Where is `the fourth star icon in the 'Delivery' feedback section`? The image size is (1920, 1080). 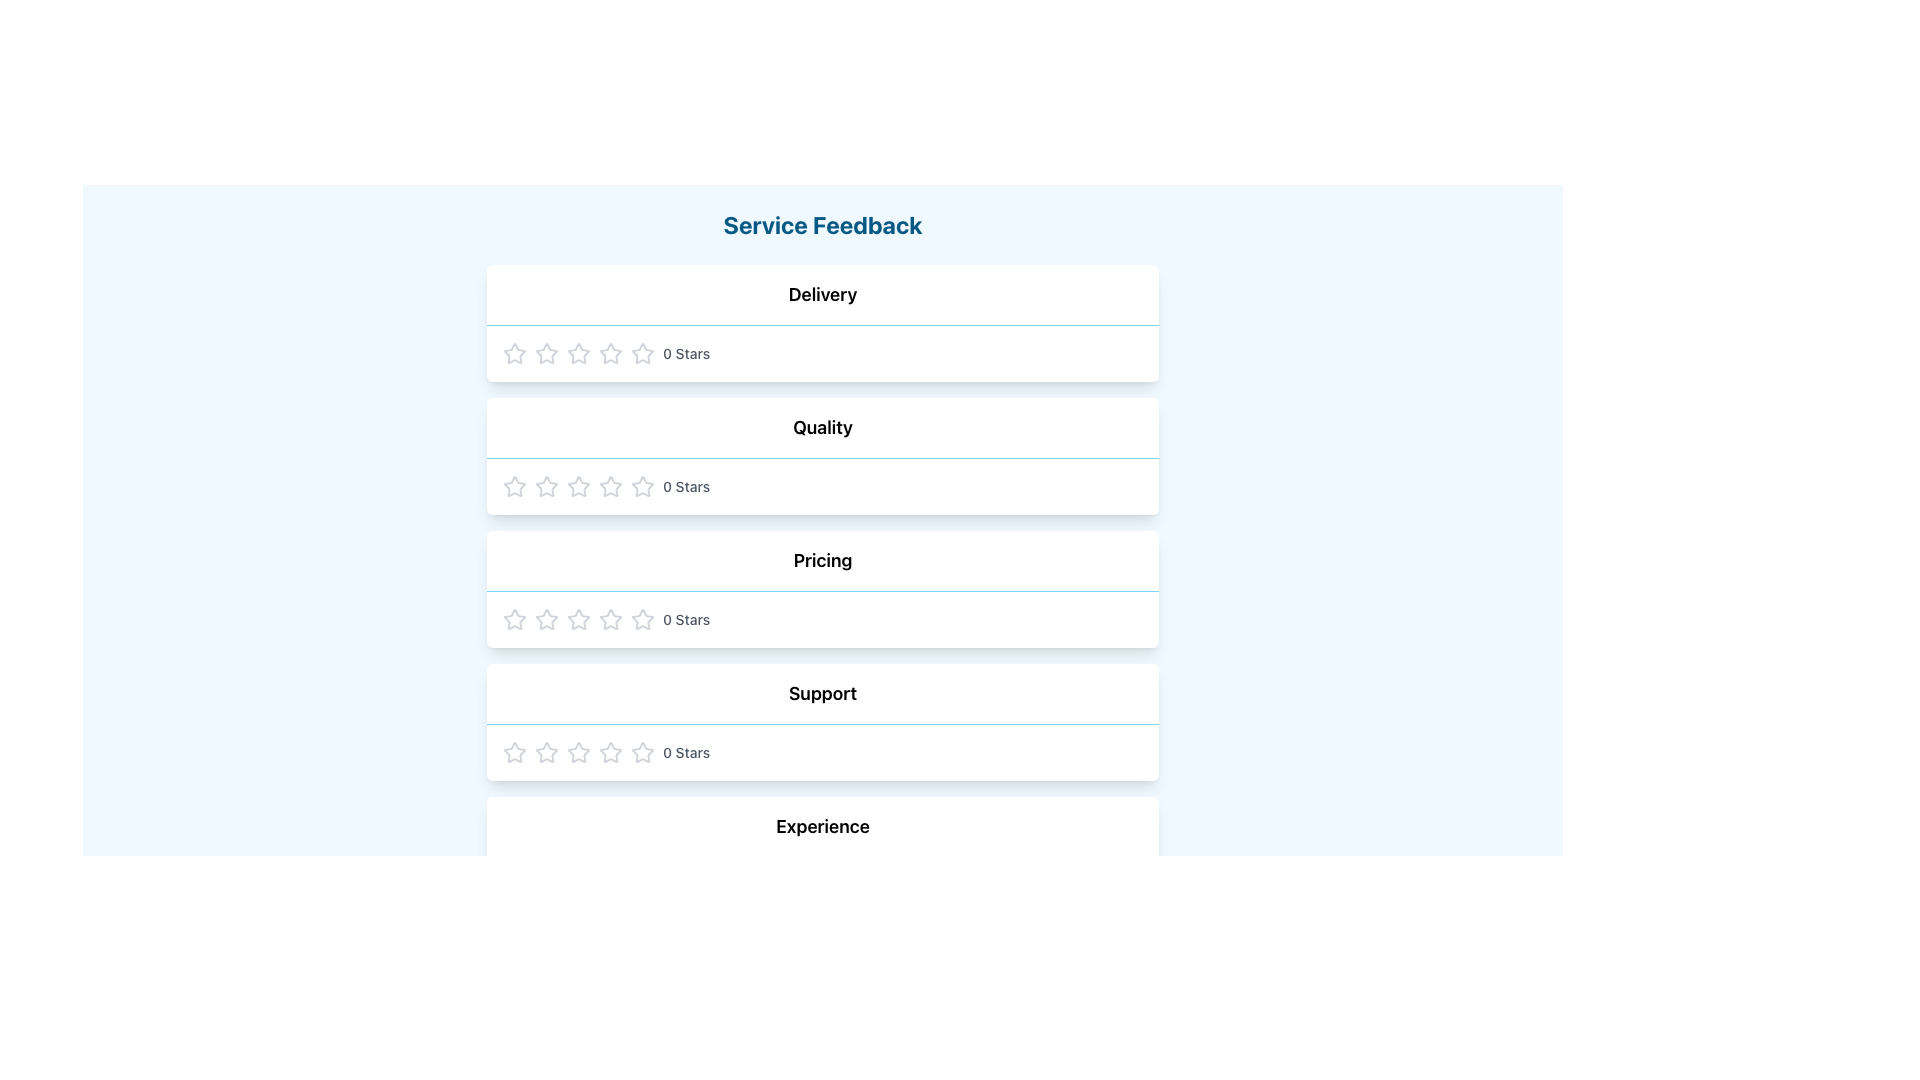 the fourth star icon in the 'Delivery' feedback section is located at coordinates (578, 353).